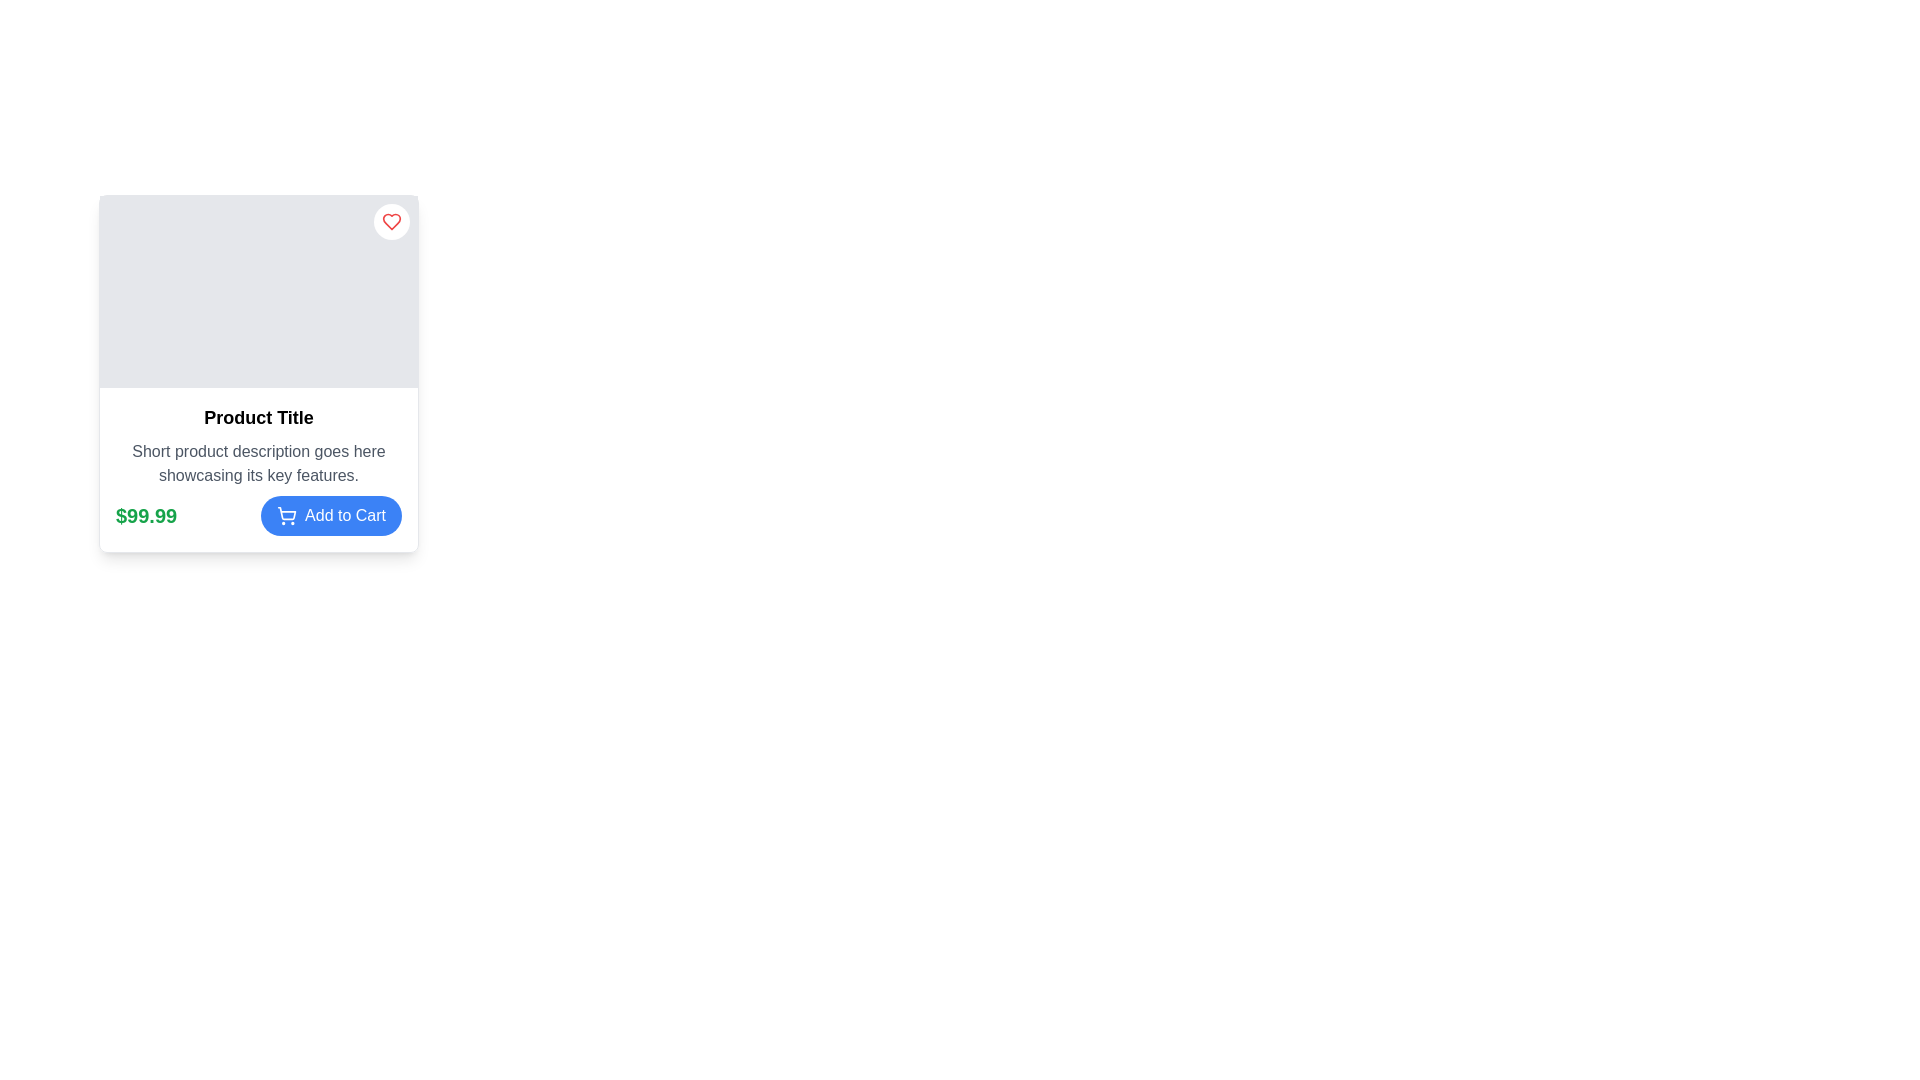 This screenshot has height=1080, width=1920. What do you see at coordinates (286, 512) in the screenshot?
I see `the shopping cart icon inside the blue 'Add to Cart' button located at the bottom-right corner of the product card` at bounding box center [286, 512].